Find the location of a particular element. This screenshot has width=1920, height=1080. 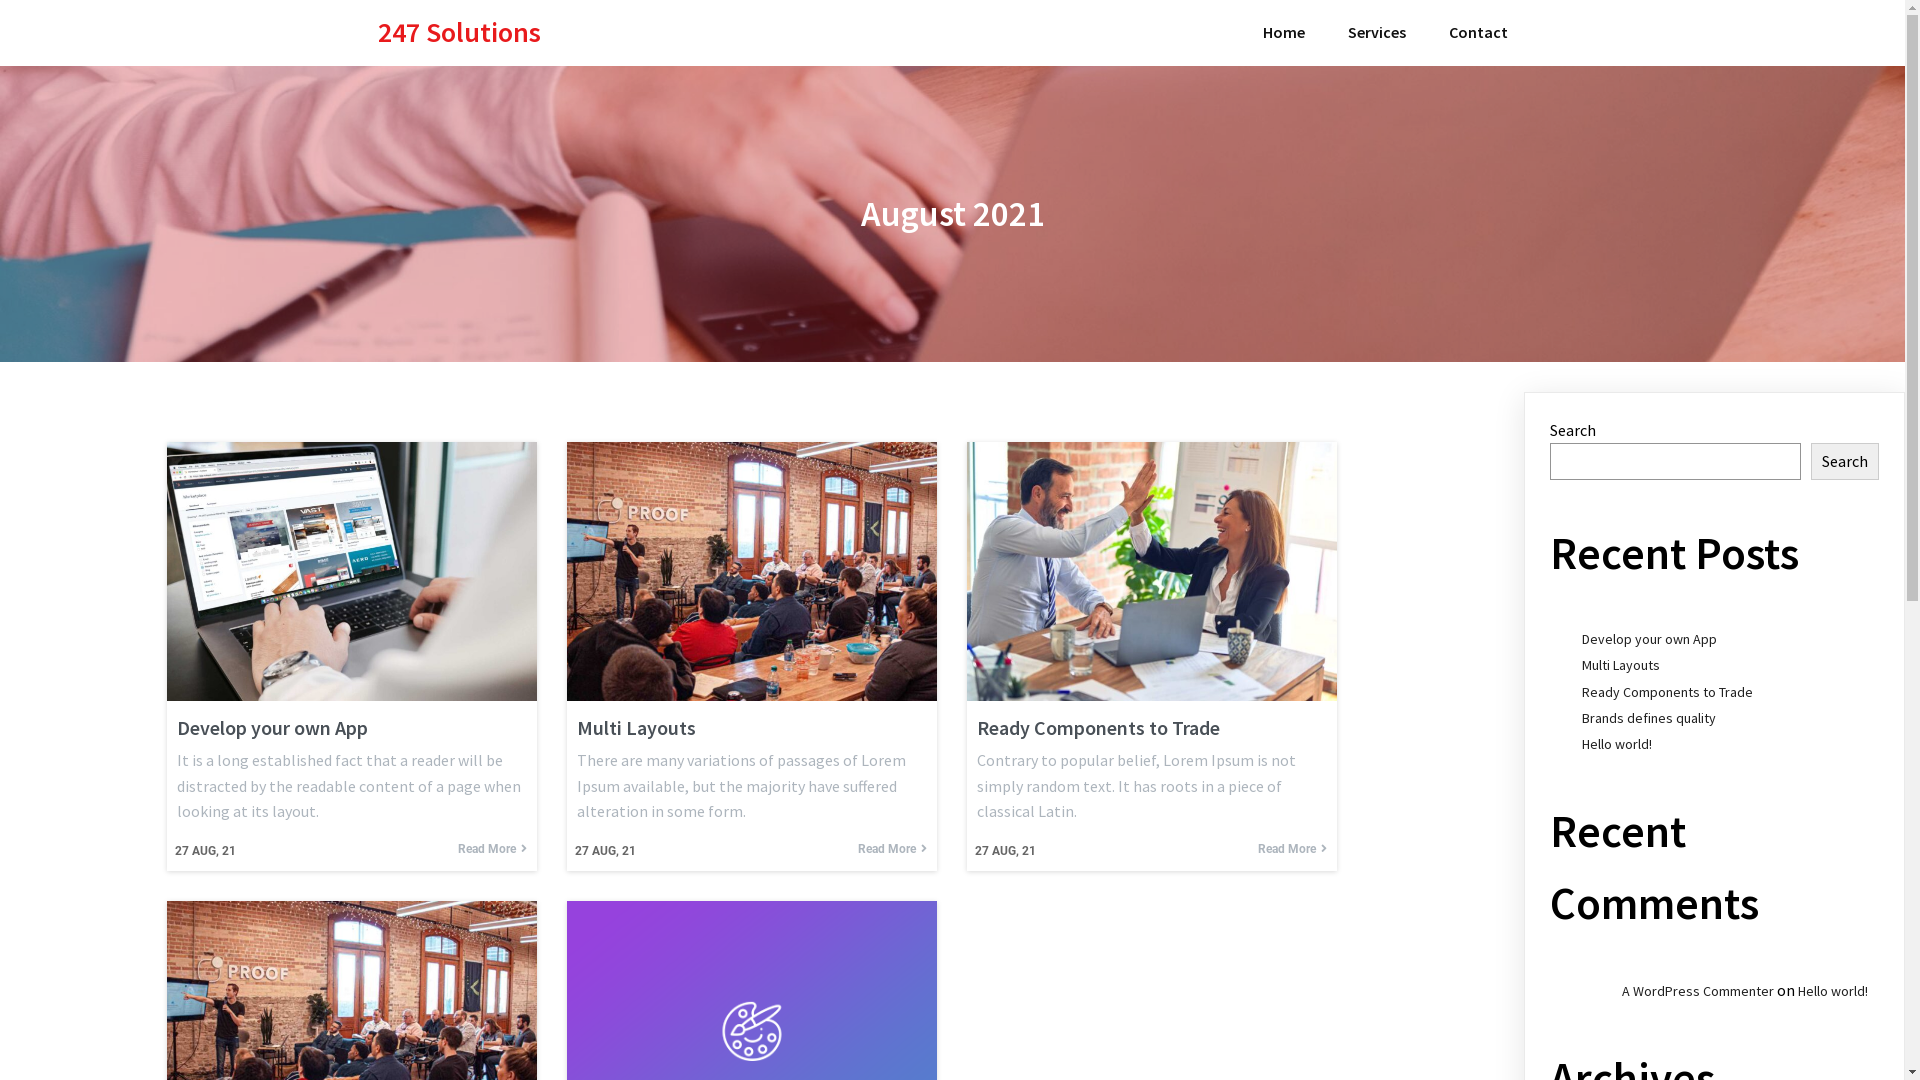

'Ready Components to Trade' is located at coordinates (1152, 728).